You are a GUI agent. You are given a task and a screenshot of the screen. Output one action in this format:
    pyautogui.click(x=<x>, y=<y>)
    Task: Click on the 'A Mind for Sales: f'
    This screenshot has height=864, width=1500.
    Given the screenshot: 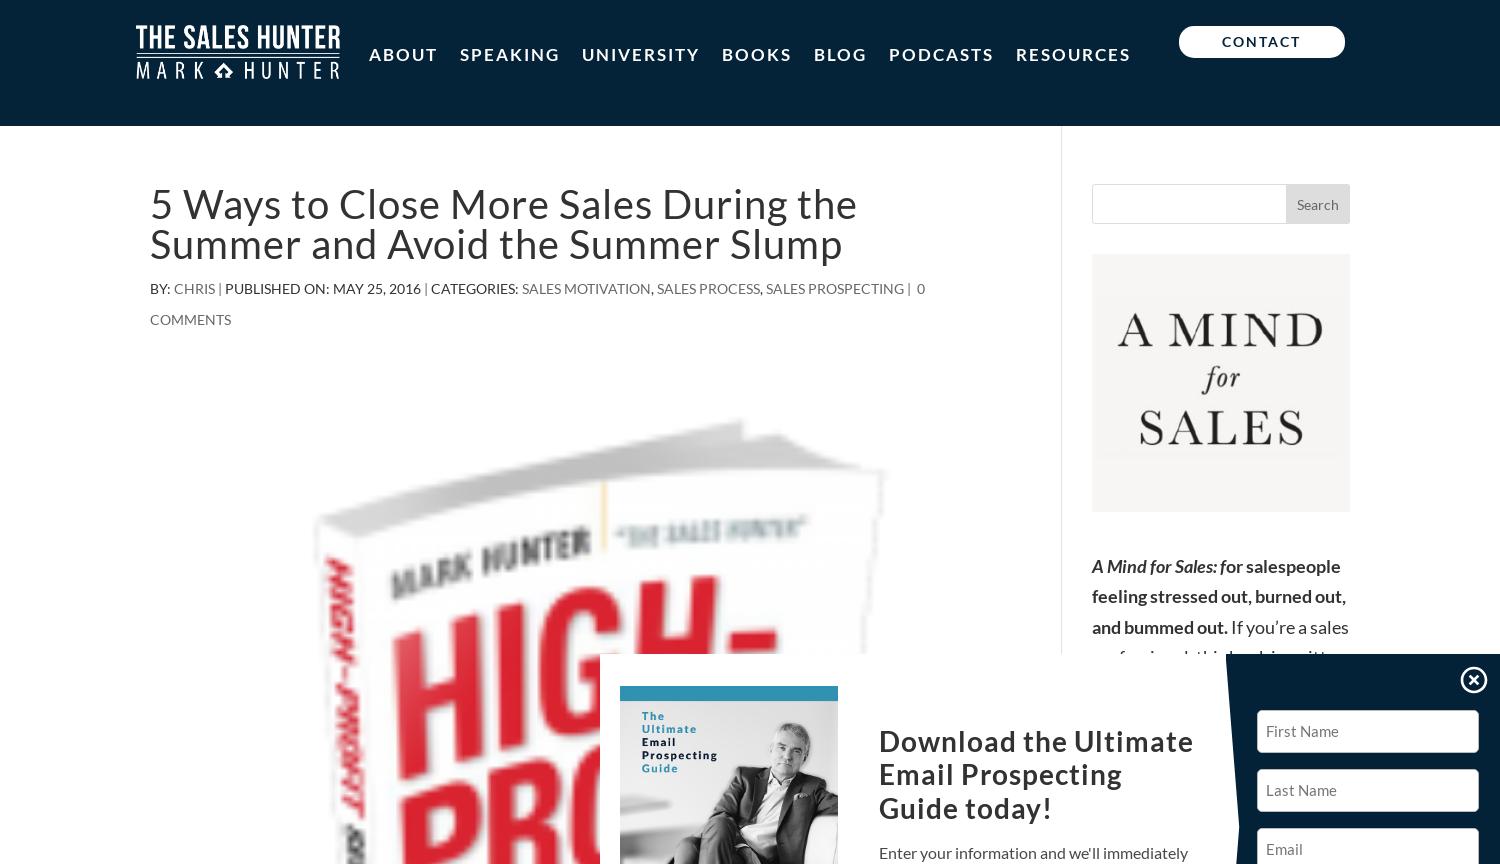 What is the action you would take?
    pyautogui.click(x=1159, y=563)
    